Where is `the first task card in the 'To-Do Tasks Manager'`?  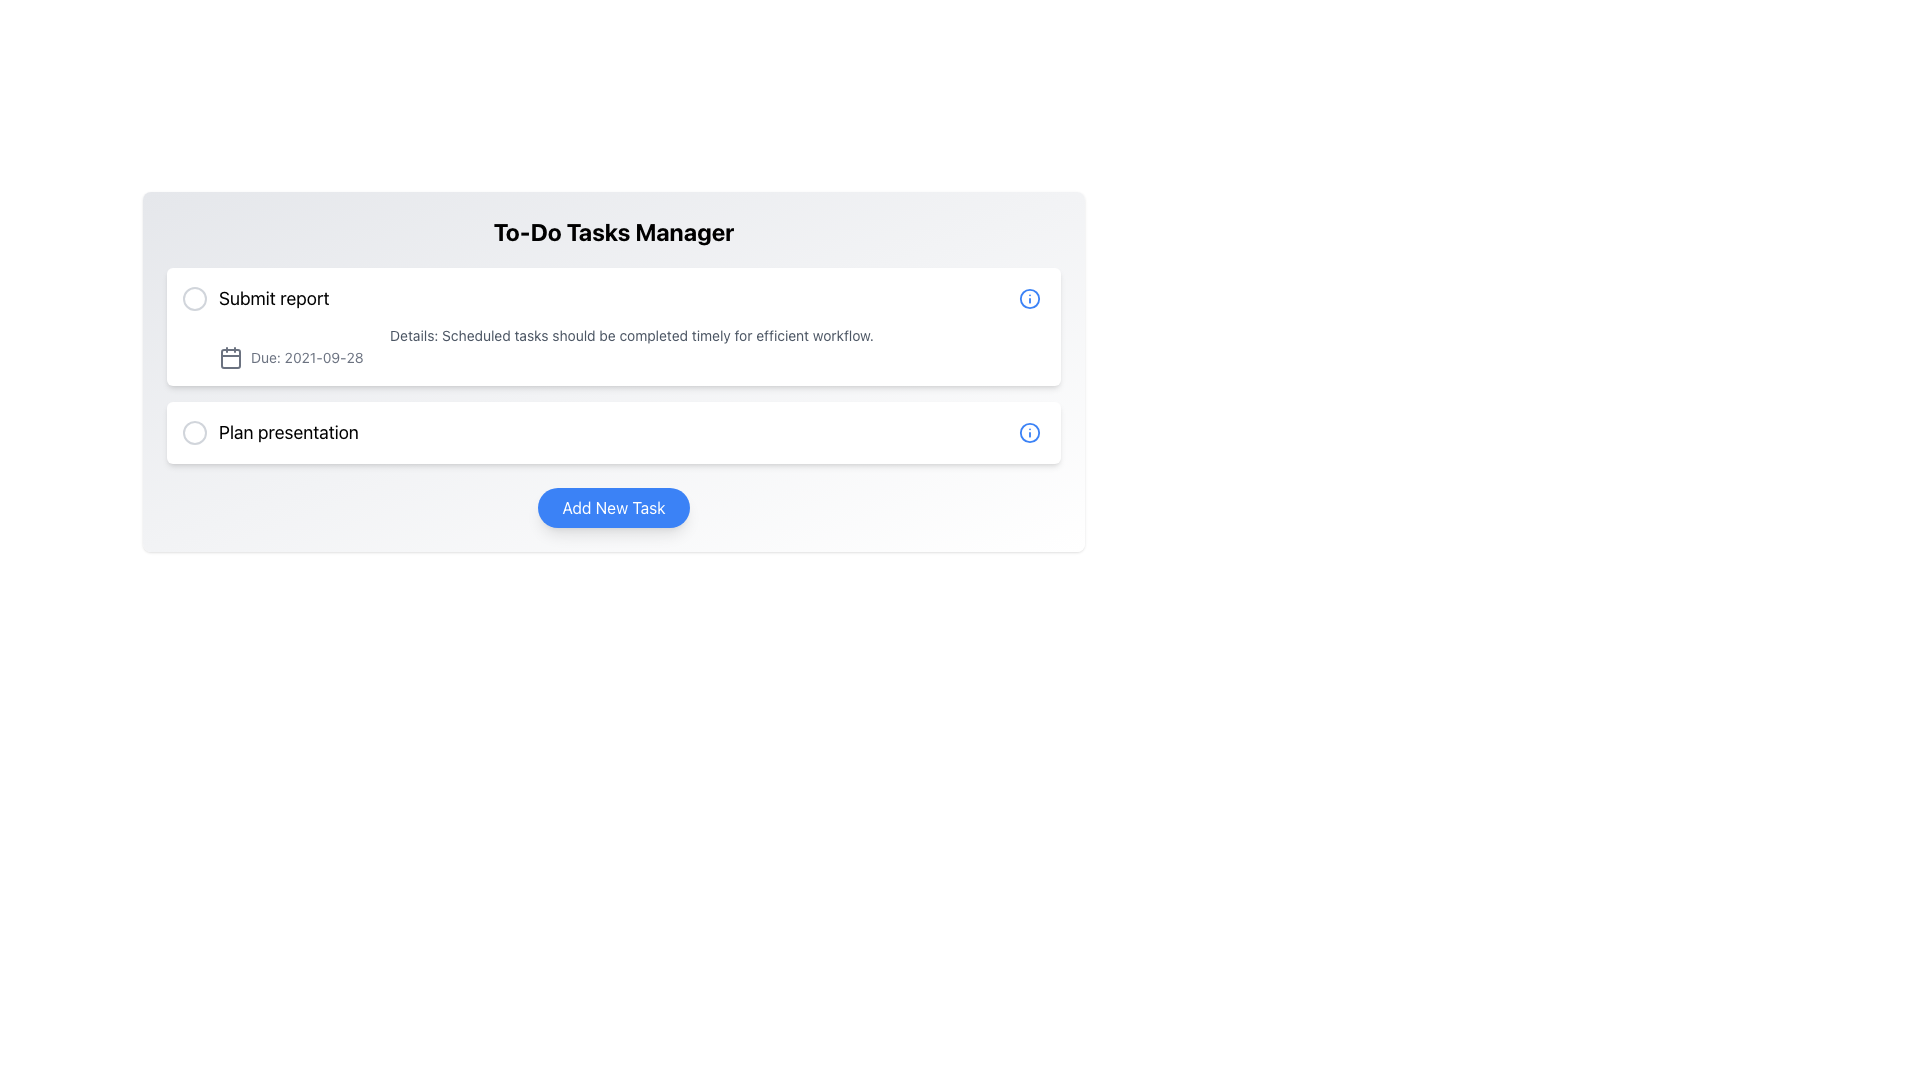
the first task card in the 'To-Do Tasks Manager' is located at coordinates (613, 326).